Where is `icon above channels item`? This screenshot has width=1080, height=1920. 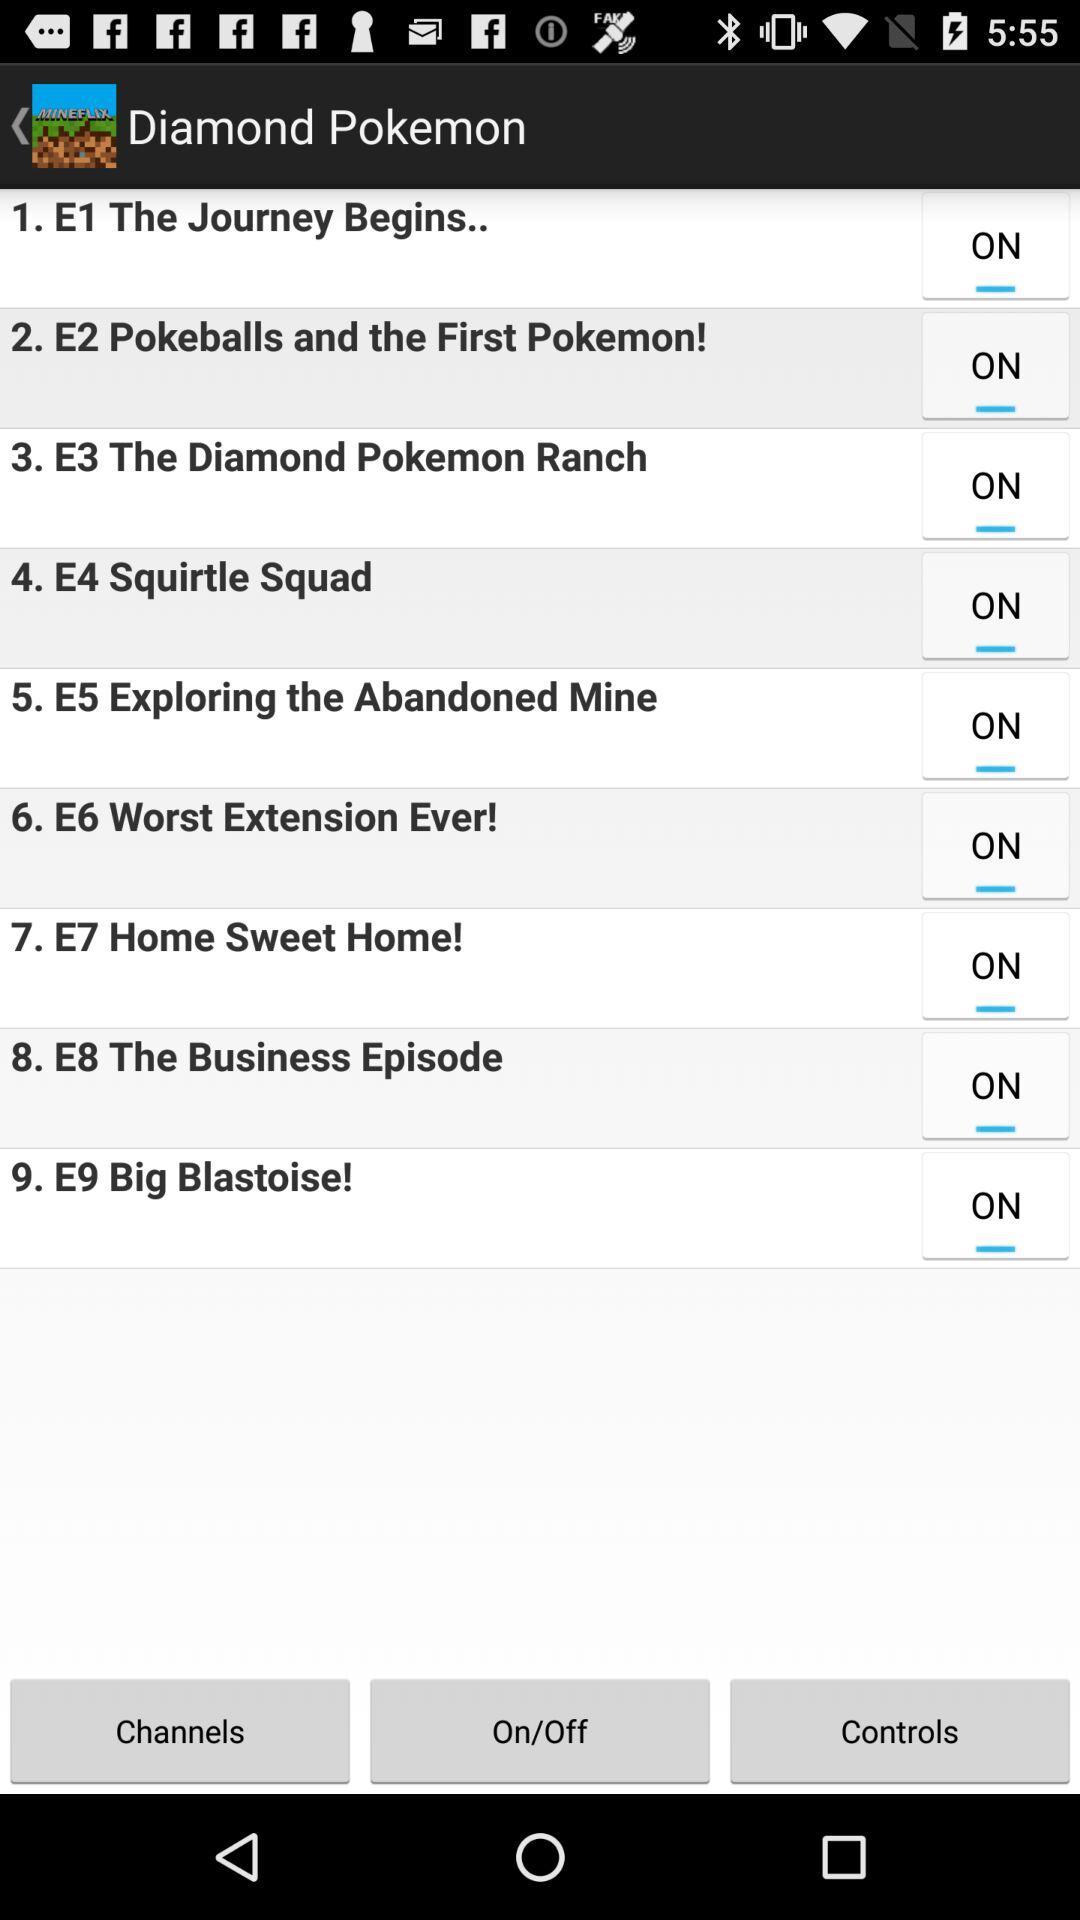 icon above channels item is located at coordinates (175, 1207).